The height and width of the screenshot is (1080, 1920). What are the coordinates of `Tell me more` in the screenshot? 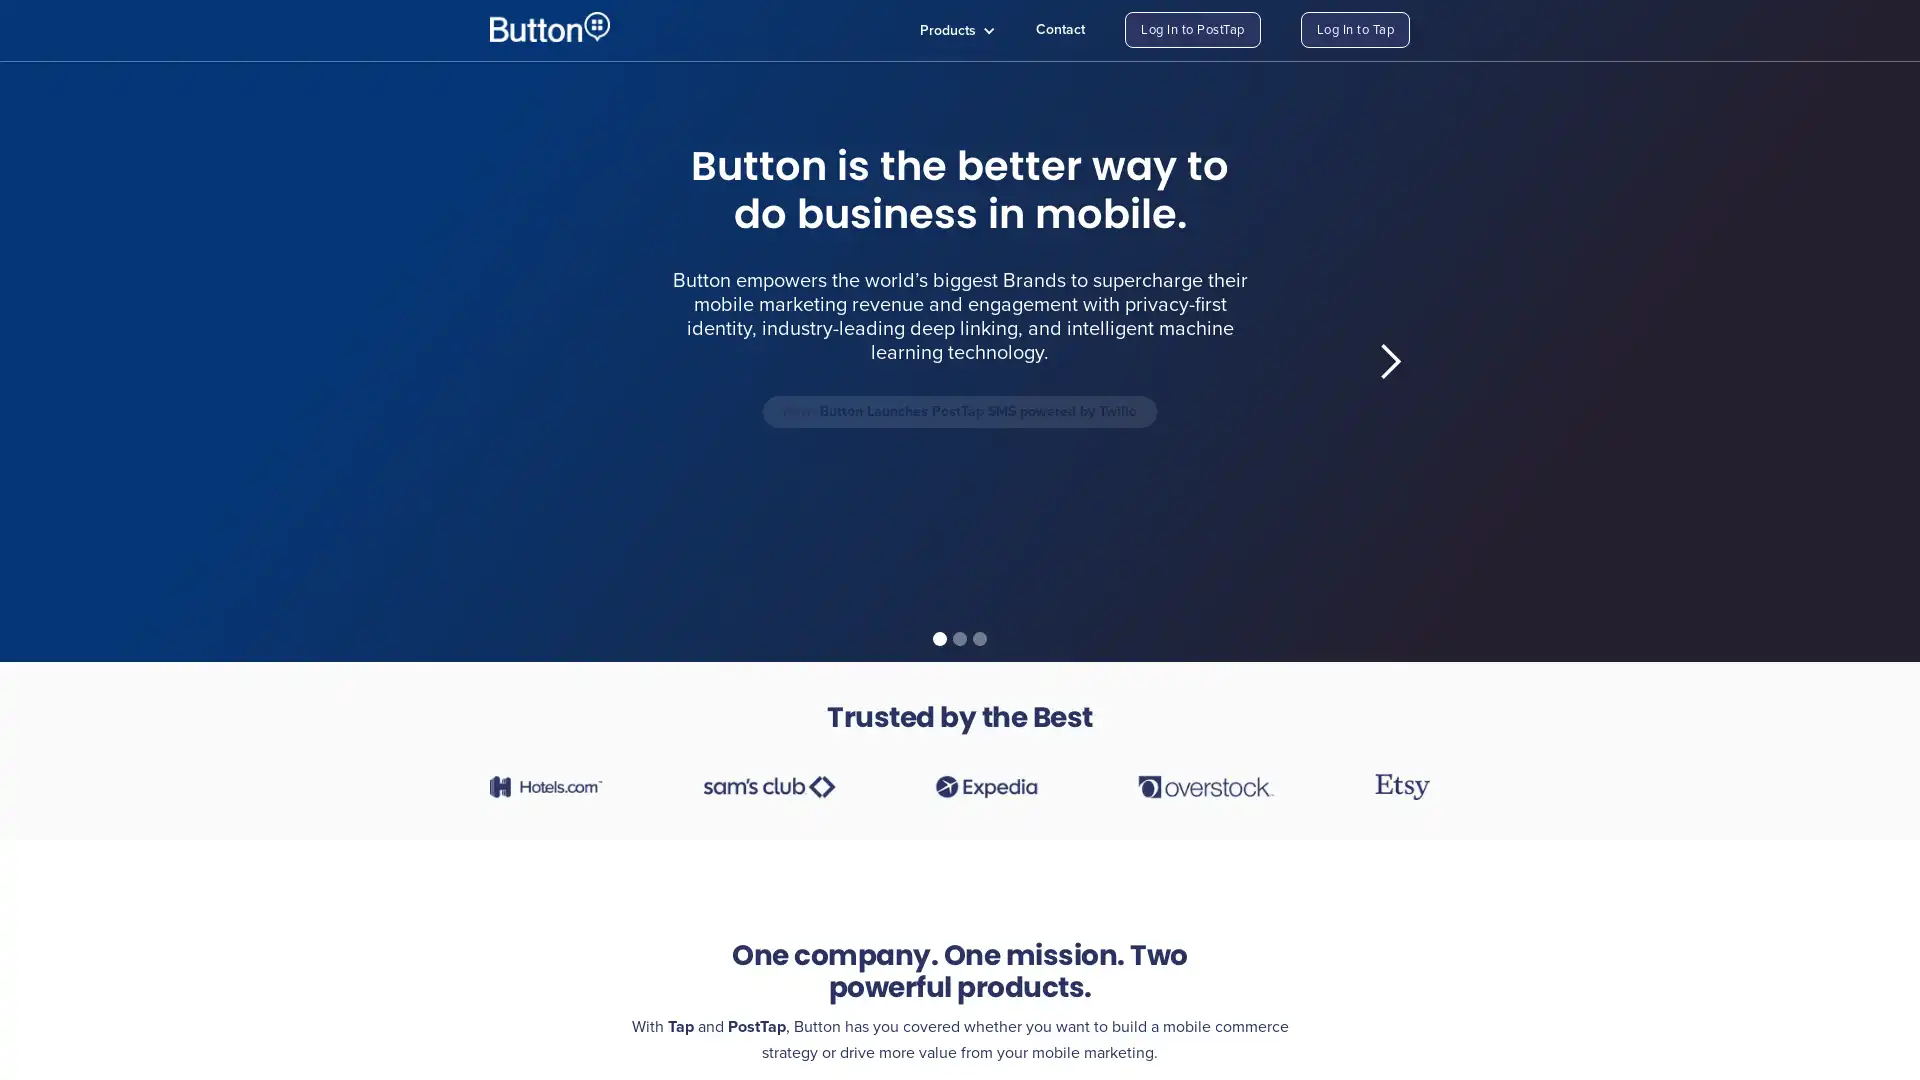 It's located at (737, 508).